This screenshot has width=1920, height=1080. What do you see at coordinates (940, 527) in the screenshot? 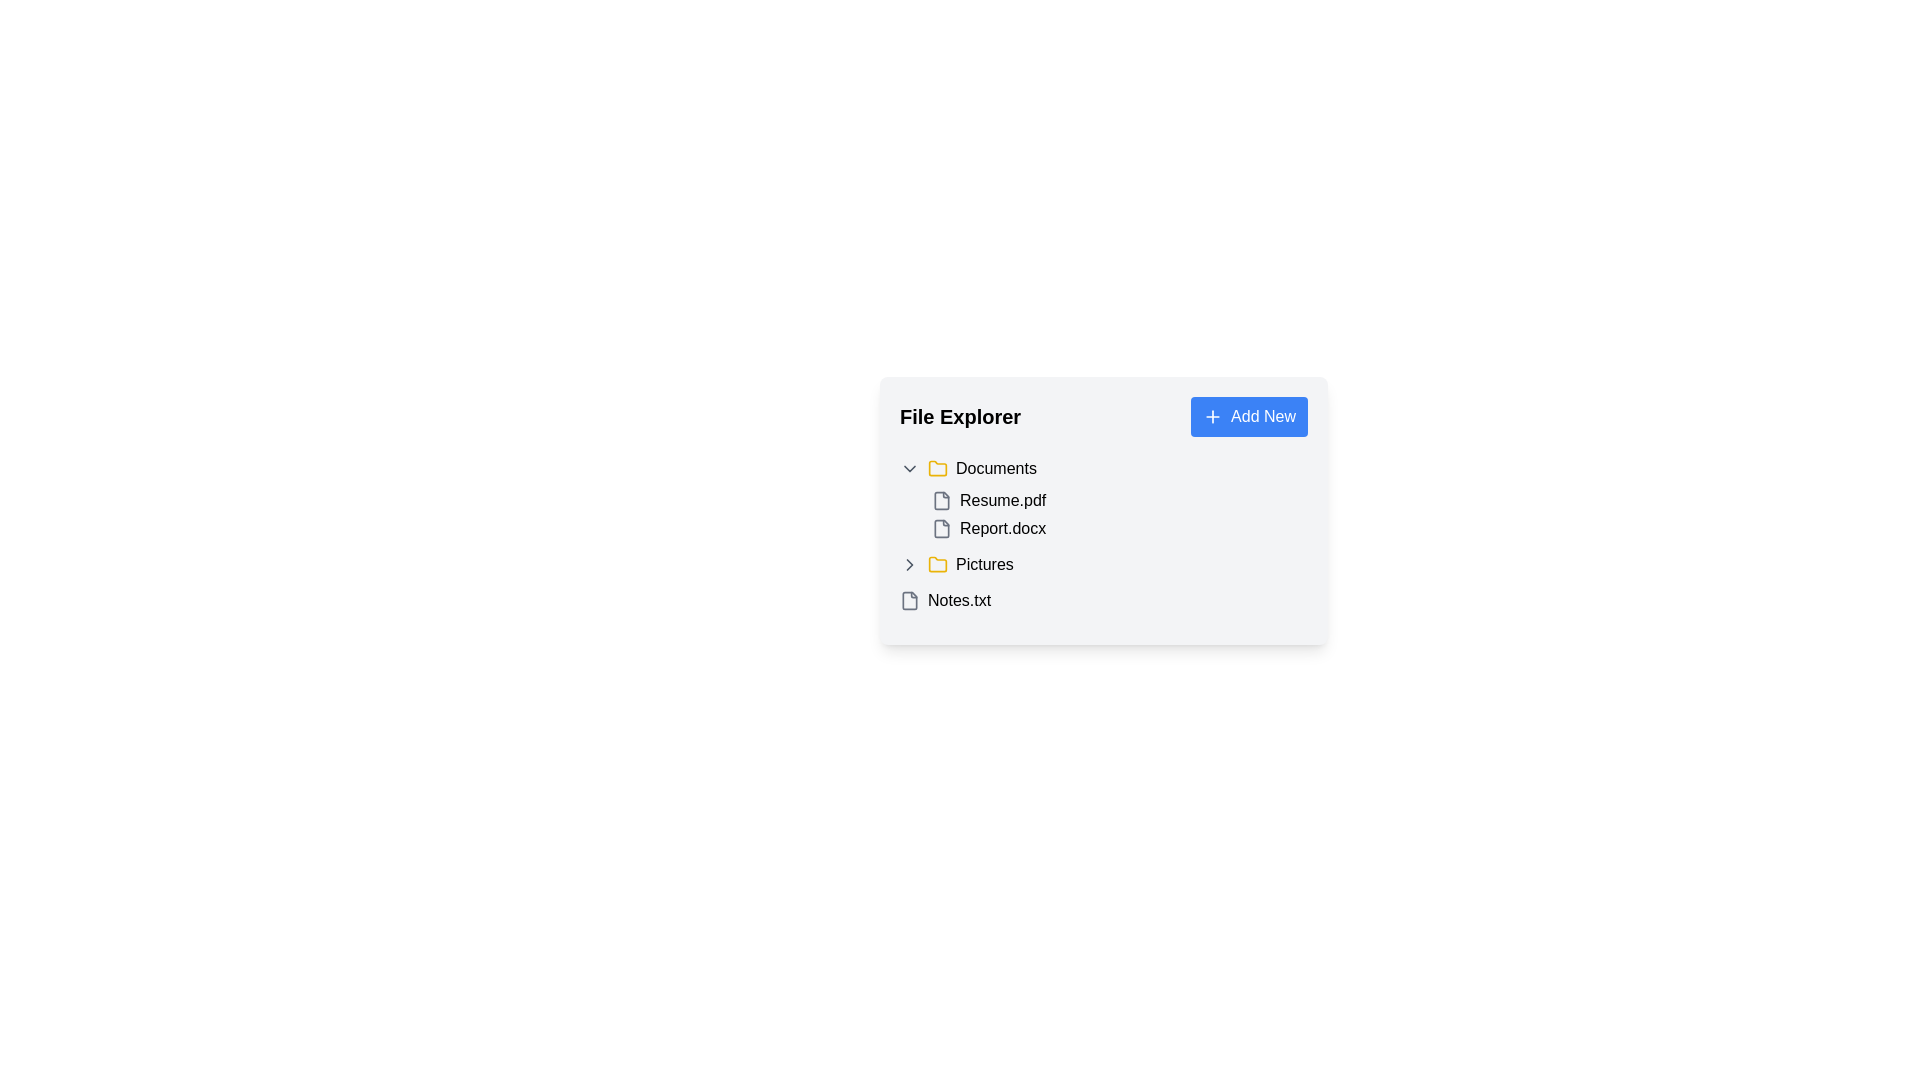
I see `the file icon with a gray outline and folded corner located` at bounding box center [940, 527].